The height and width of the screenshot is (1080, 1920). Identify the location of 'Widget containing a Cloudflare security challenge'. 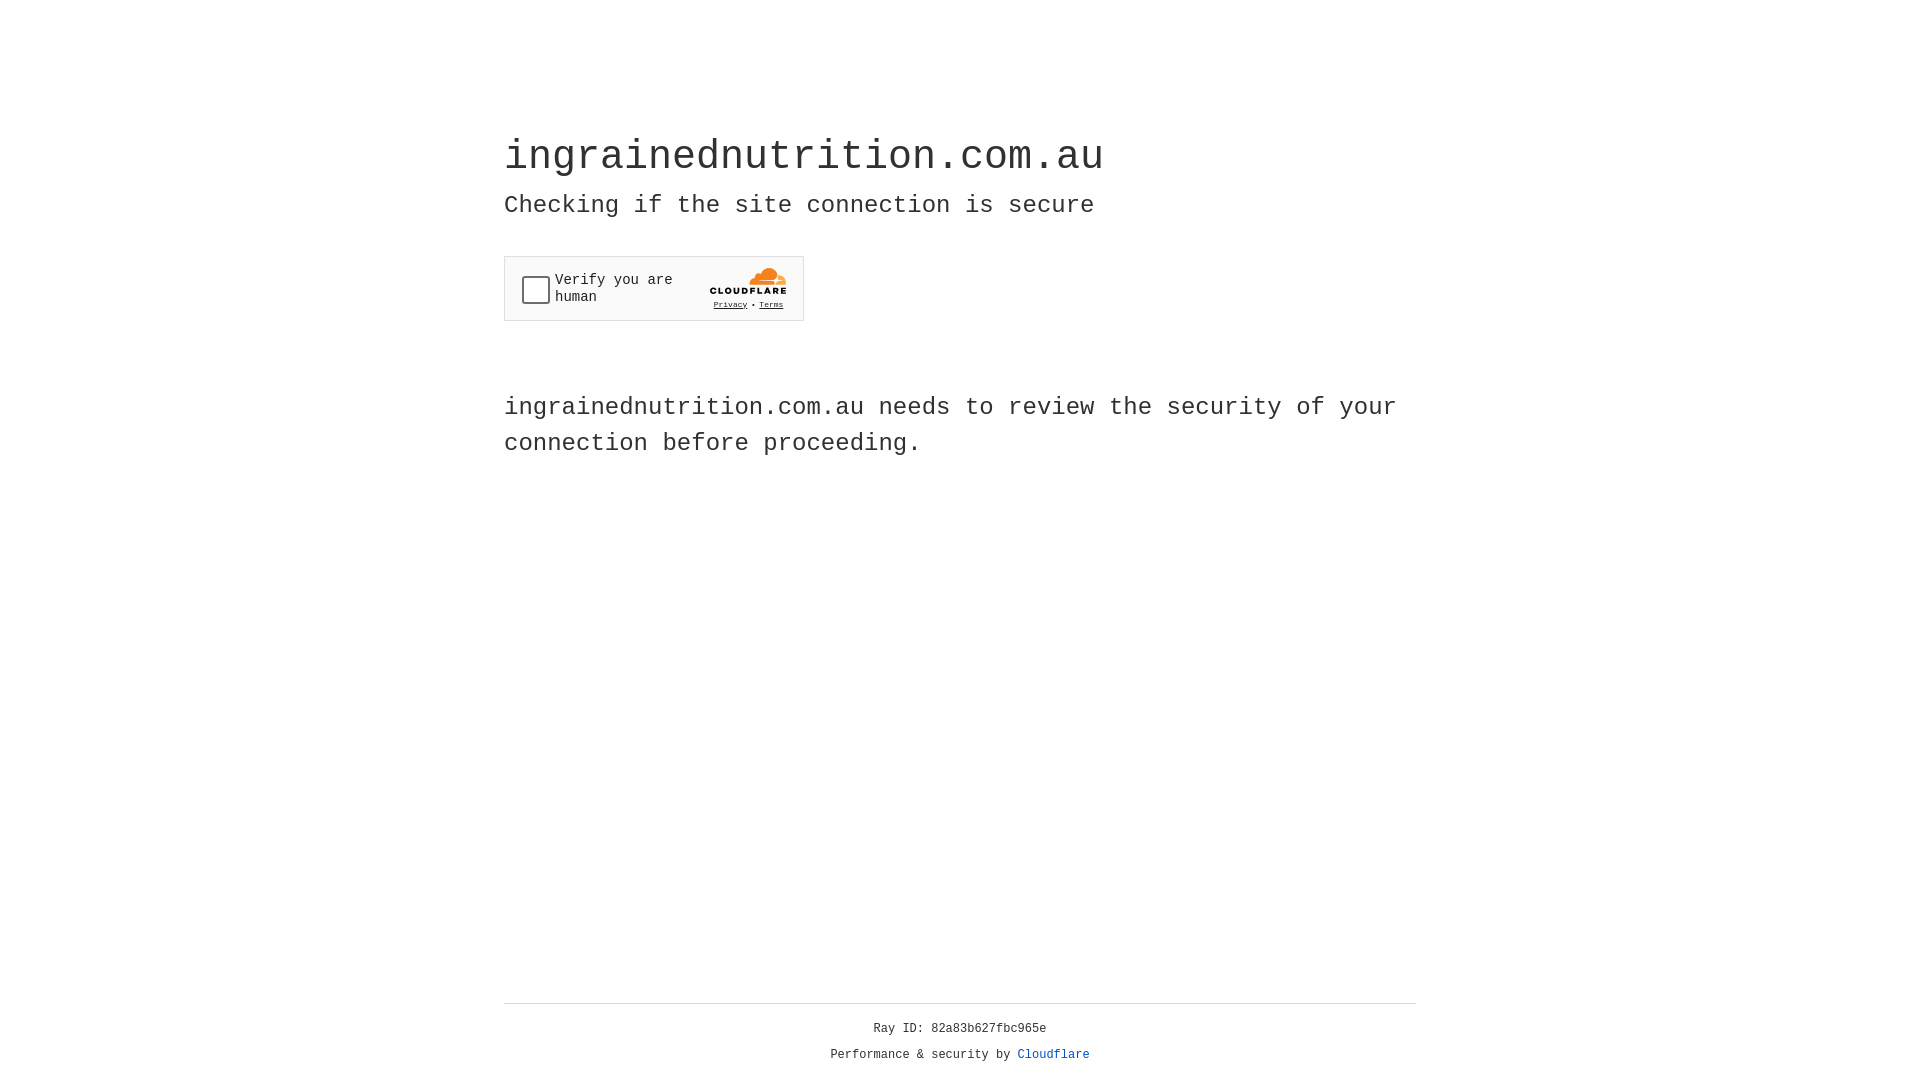
(653, 288).